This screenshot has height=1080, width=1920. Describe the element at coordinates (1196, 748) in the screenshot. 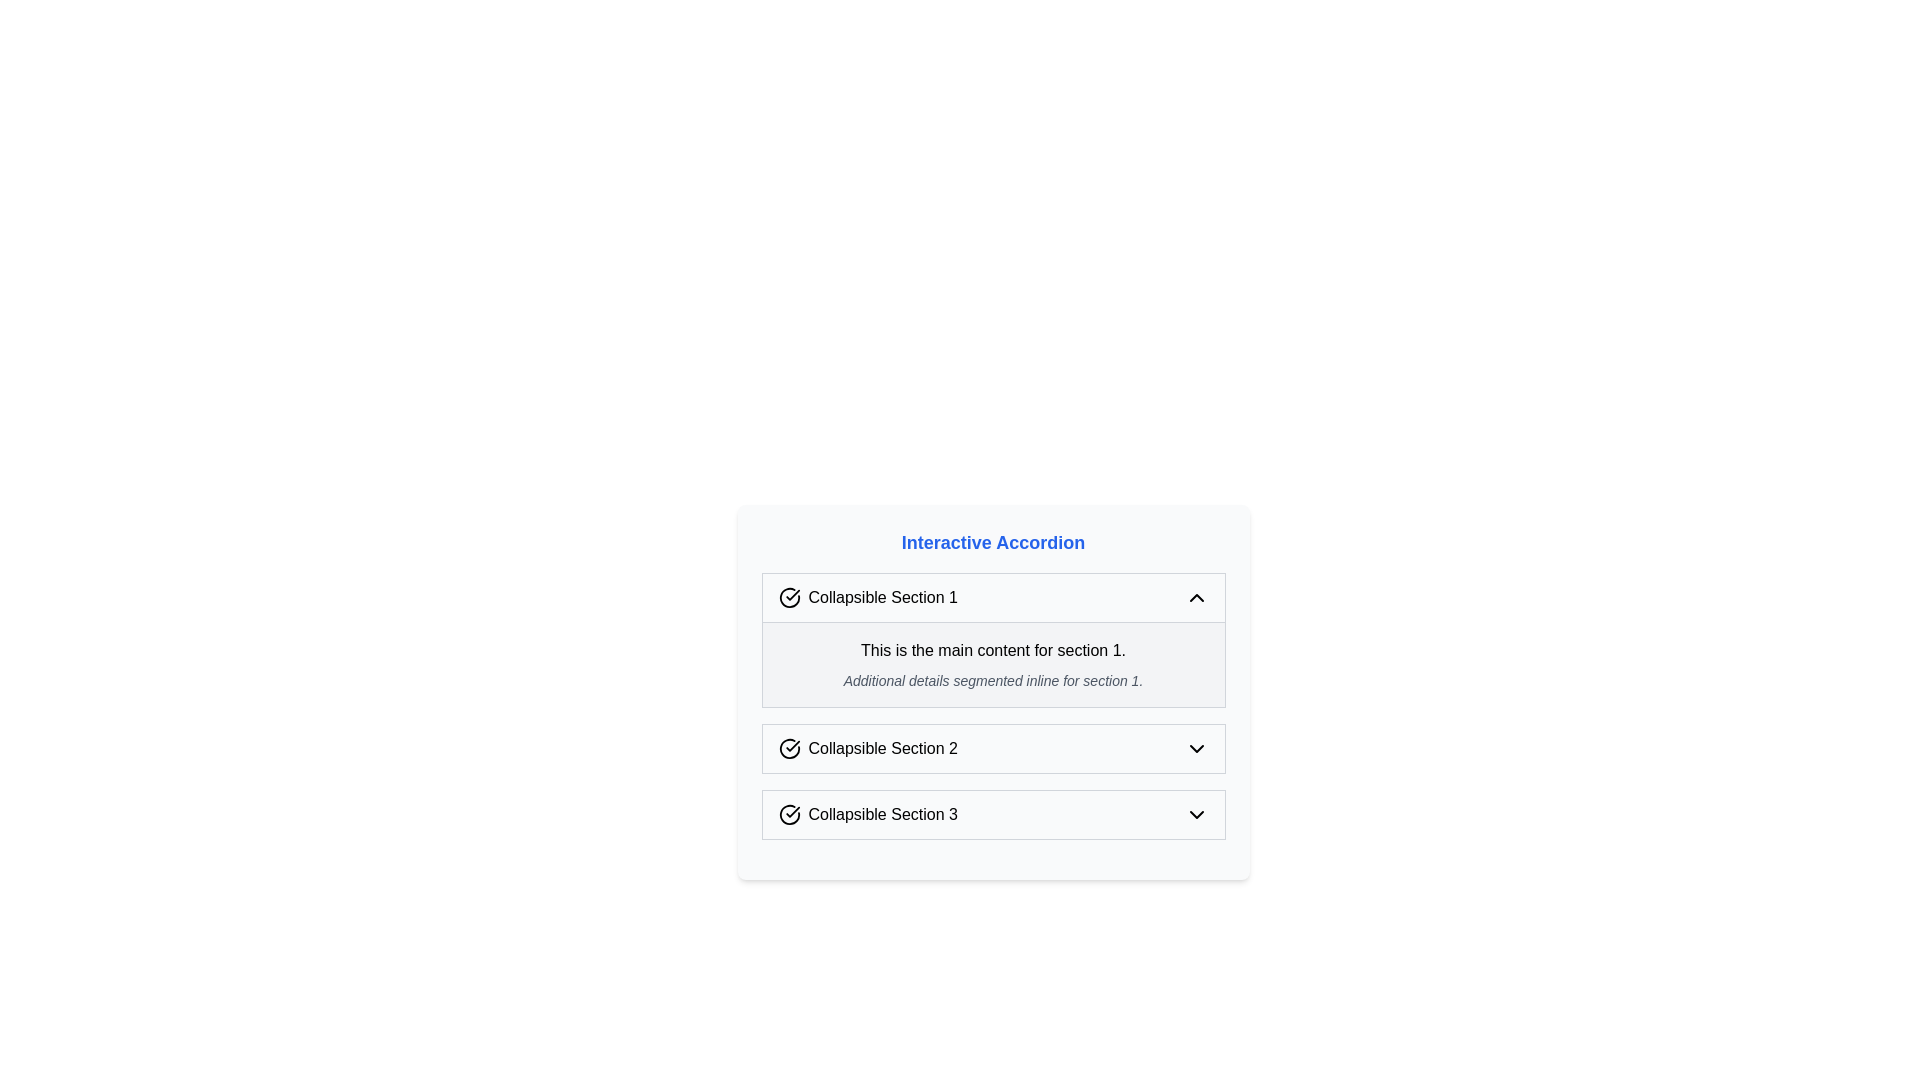

I see `the SVG icon located on the right side of the 'Collapsible Section 2' header` at that location.